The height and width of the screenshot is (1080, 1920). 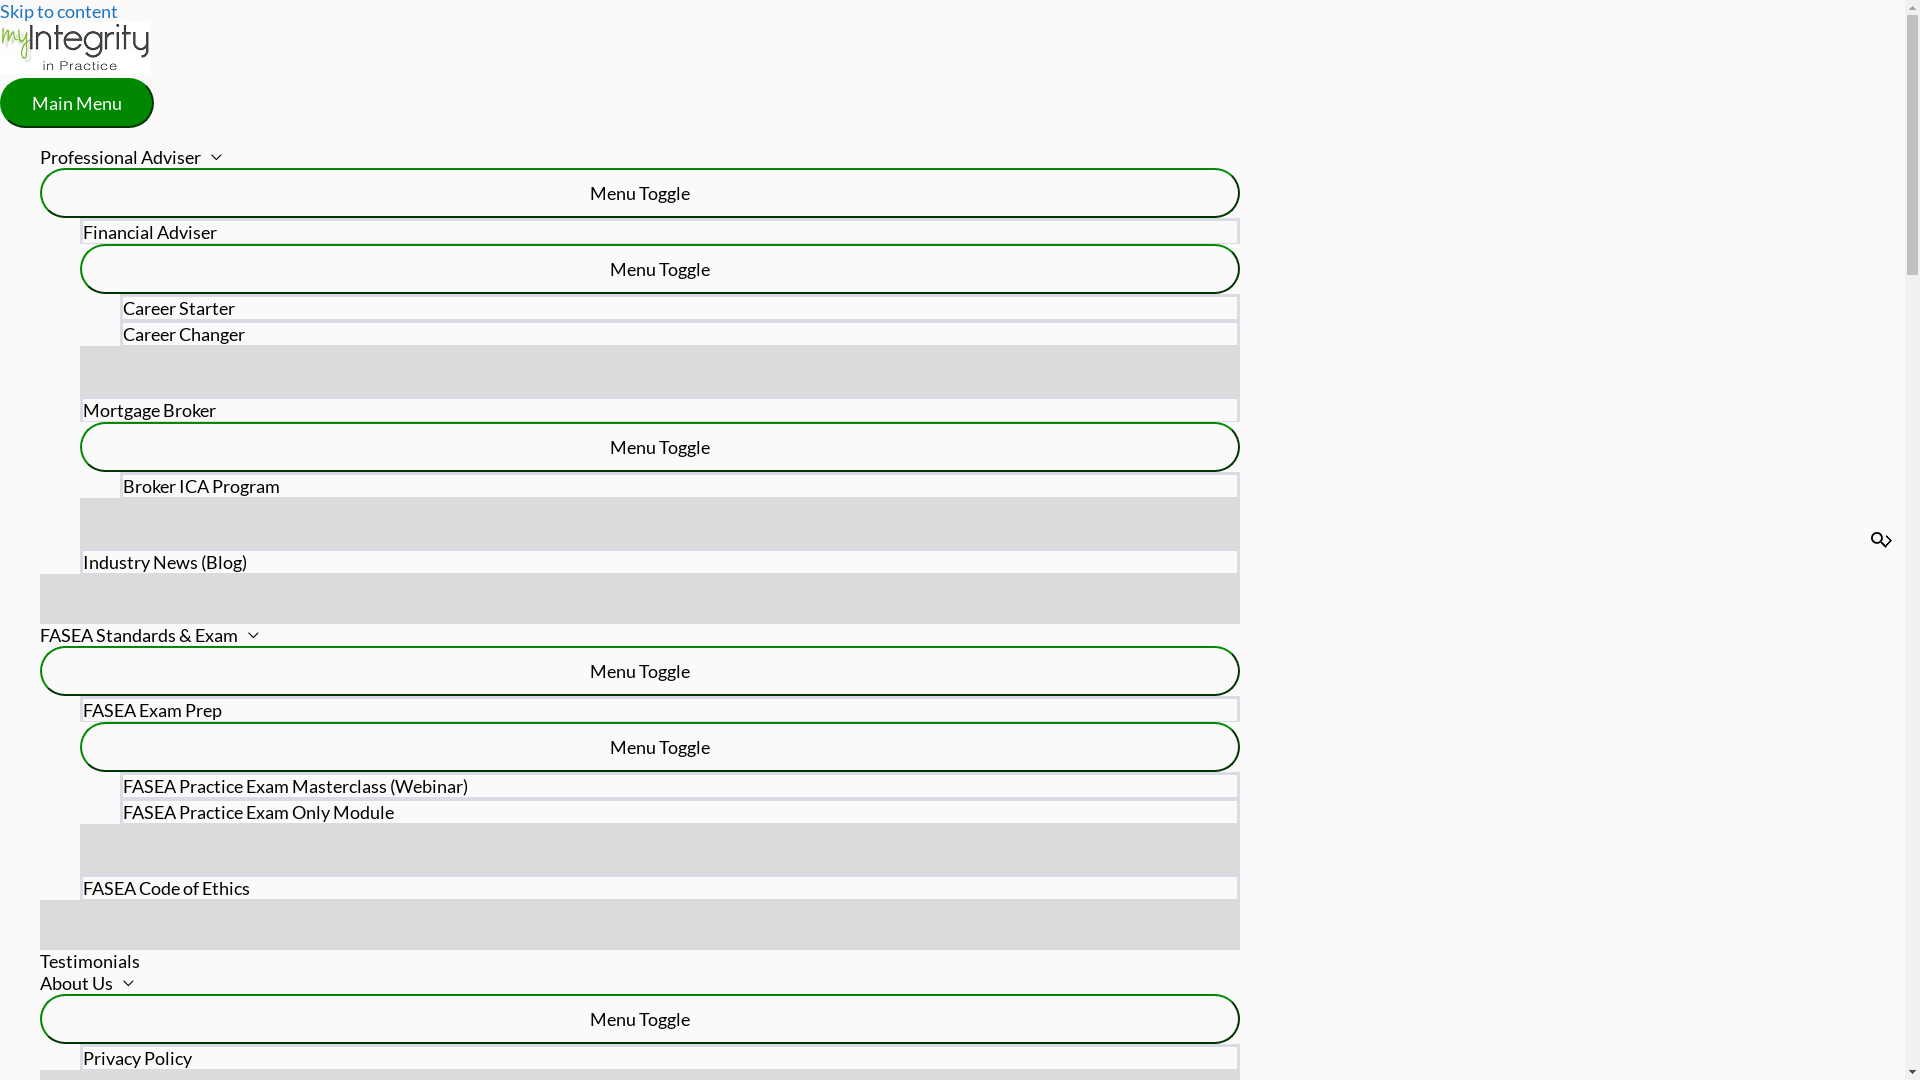 What do you see at coordinates (660, 560) in the screenshot?
I see `'Industry News (Blog)'` at bounding box center [660, 560].